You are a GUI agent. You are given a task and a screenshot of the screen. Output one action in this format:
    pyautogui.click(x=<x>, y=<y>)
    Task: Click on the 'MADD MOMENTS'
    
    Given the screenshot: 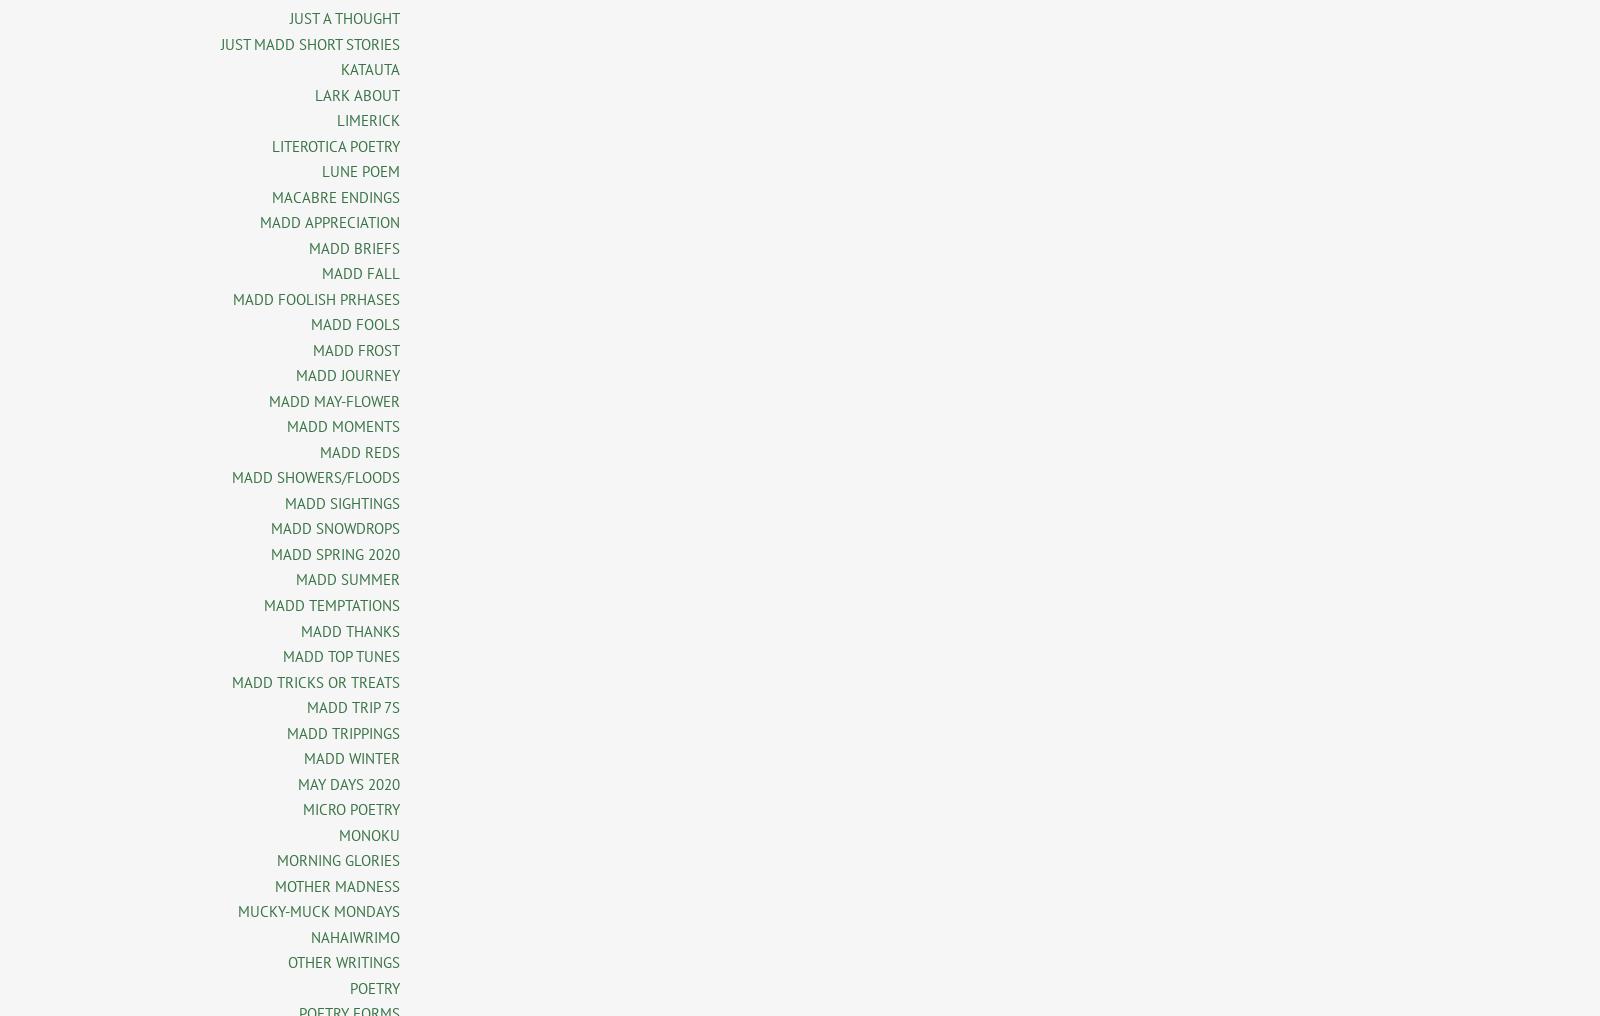 What is the action you would take?
    pyautogui.click(x=343, y=425)
    